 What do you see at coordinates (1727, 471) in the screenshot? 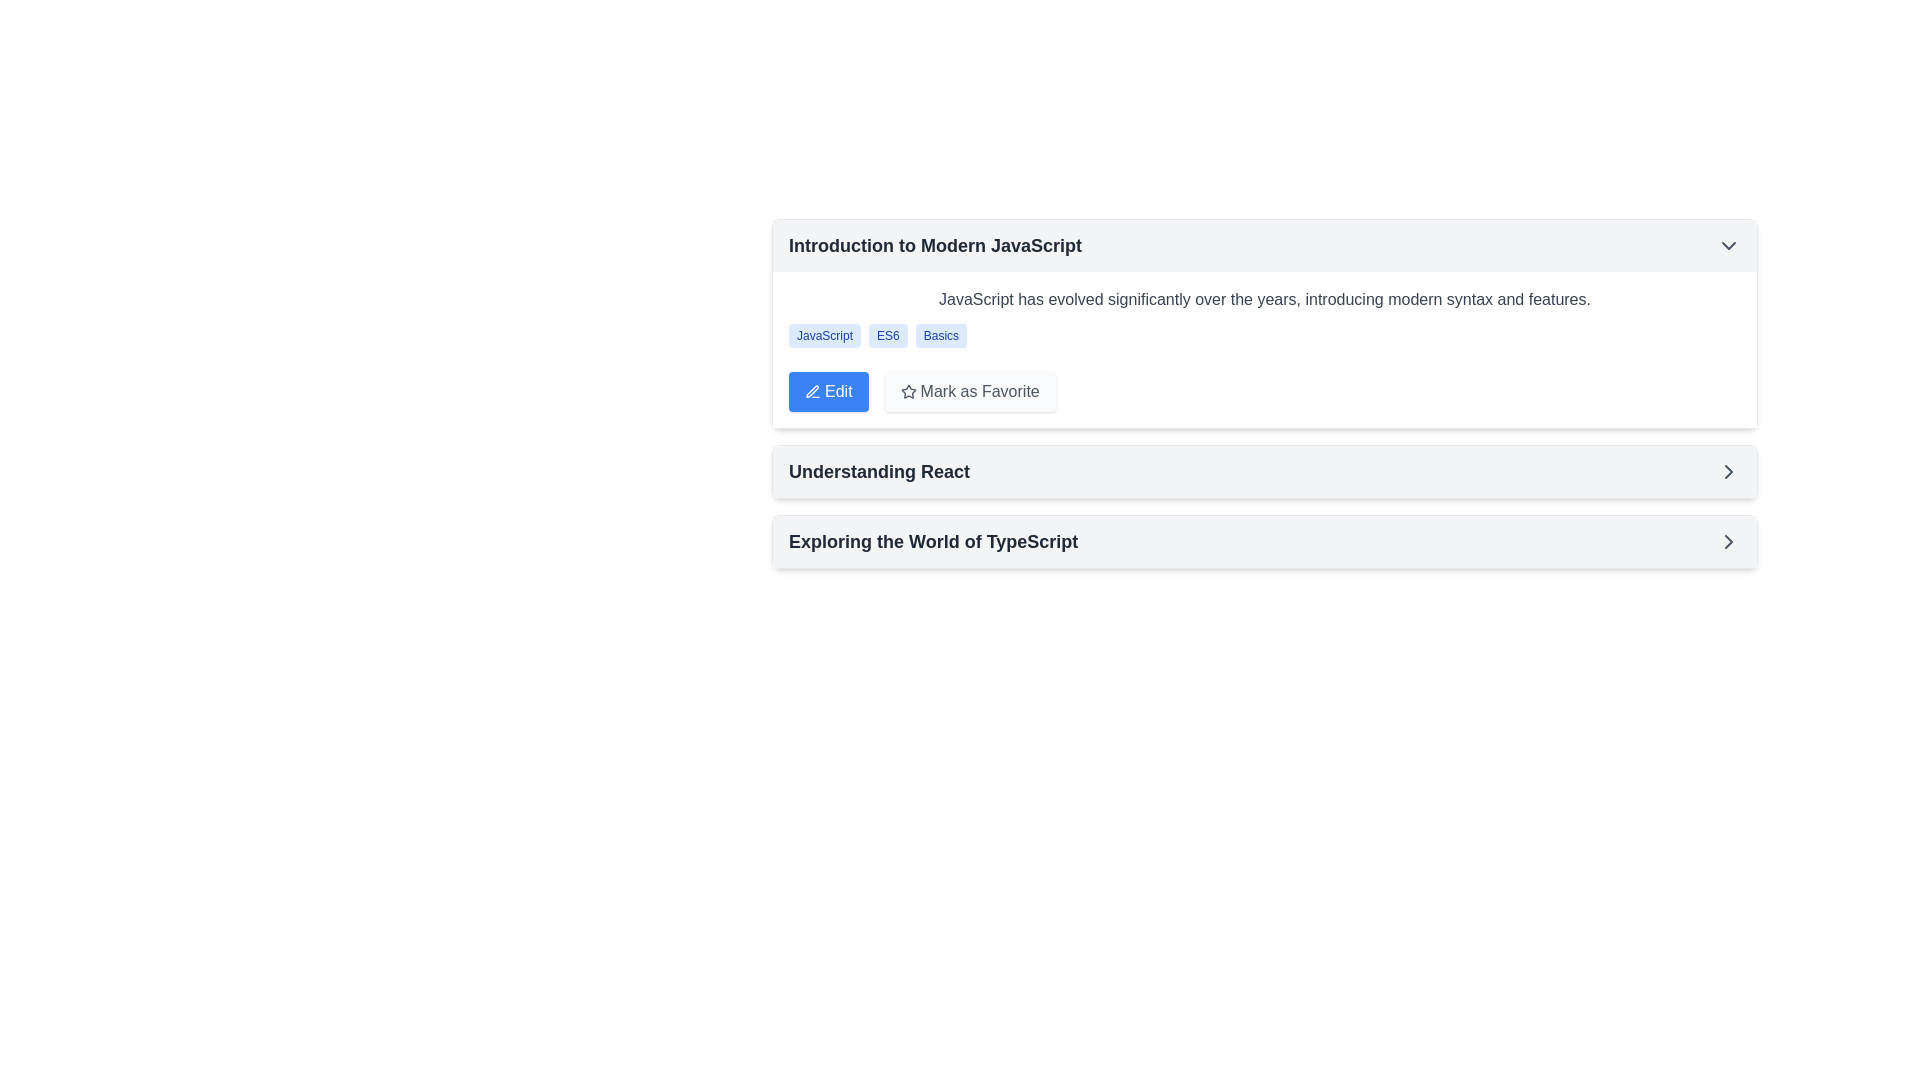
I see `the chevron-shaped button icon located on the right edge of the 'Exploring the World of TypeScript' interactive block` at bounding box center [1727, 471].